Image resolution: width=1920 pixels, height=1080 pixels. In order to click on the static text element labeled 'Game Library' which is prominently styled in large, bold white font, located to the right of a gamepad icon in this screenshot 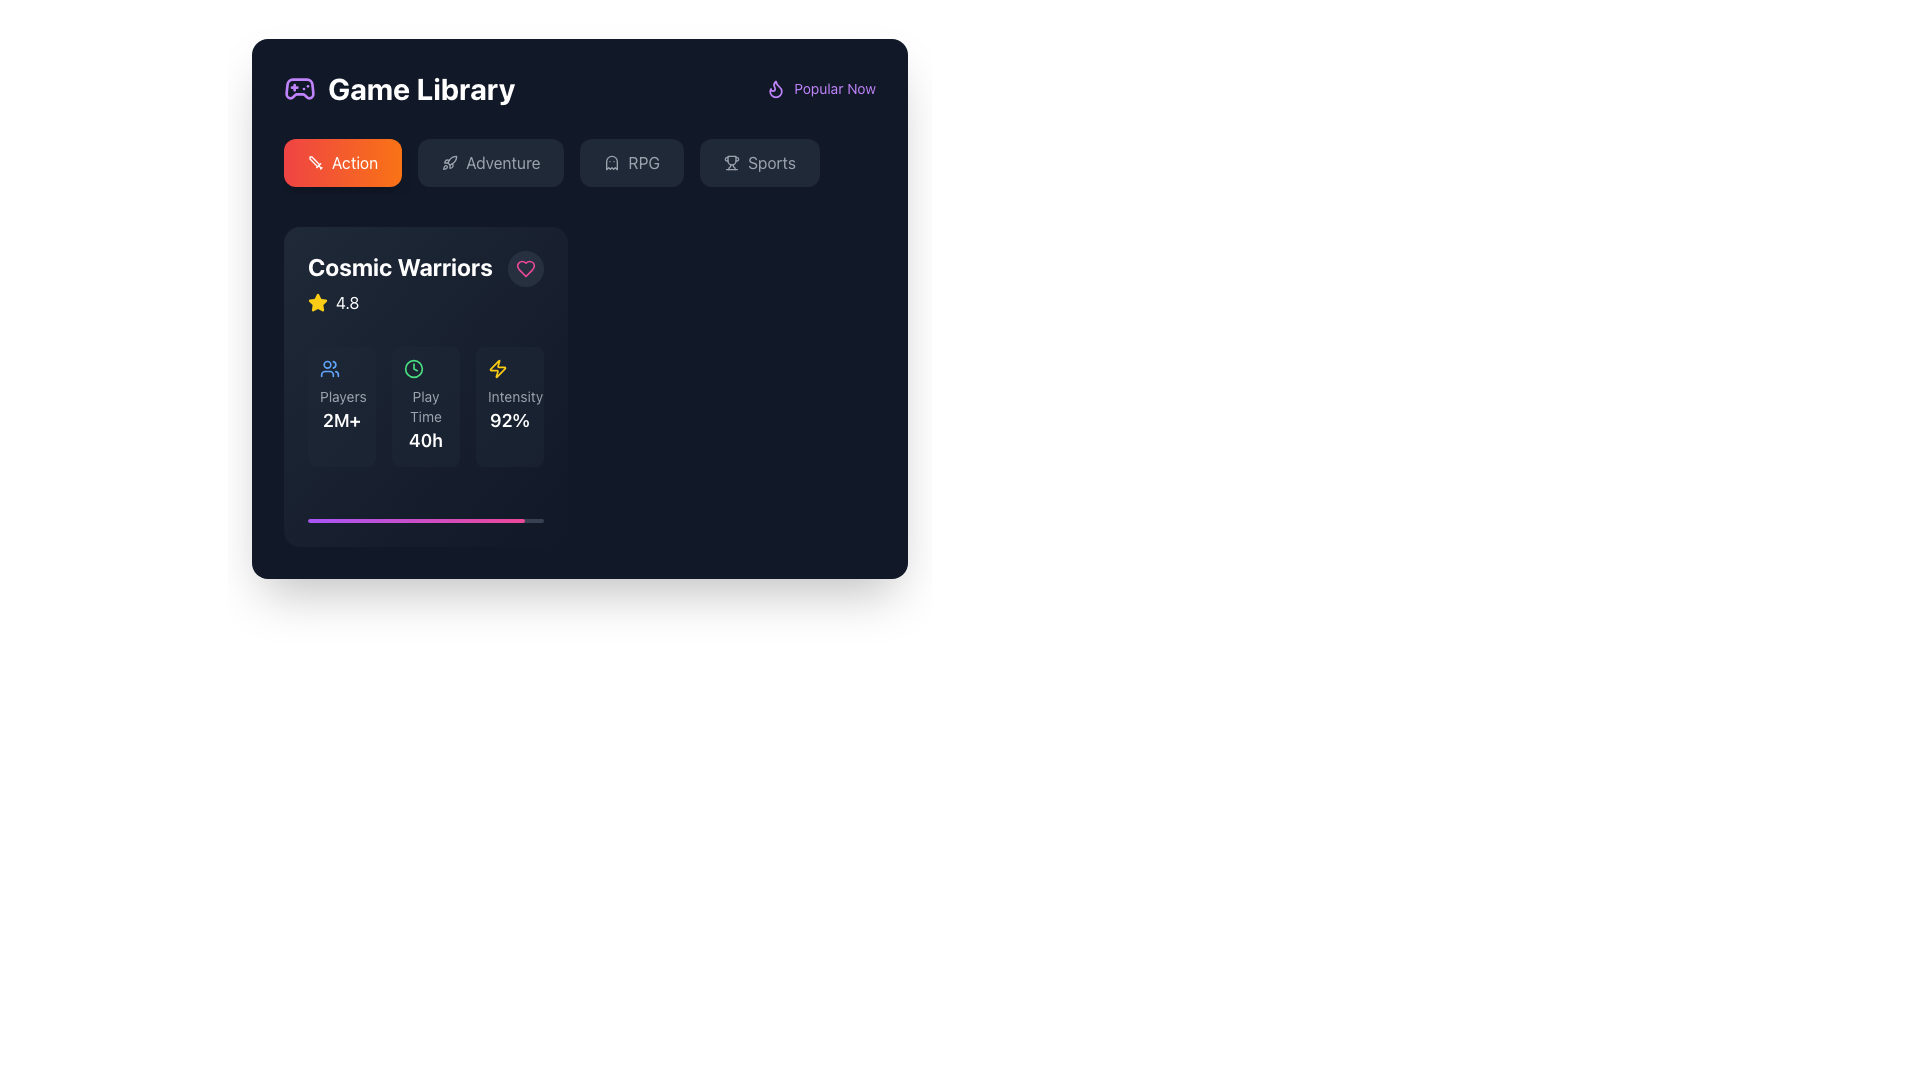, I will do `click(420, 87)`.